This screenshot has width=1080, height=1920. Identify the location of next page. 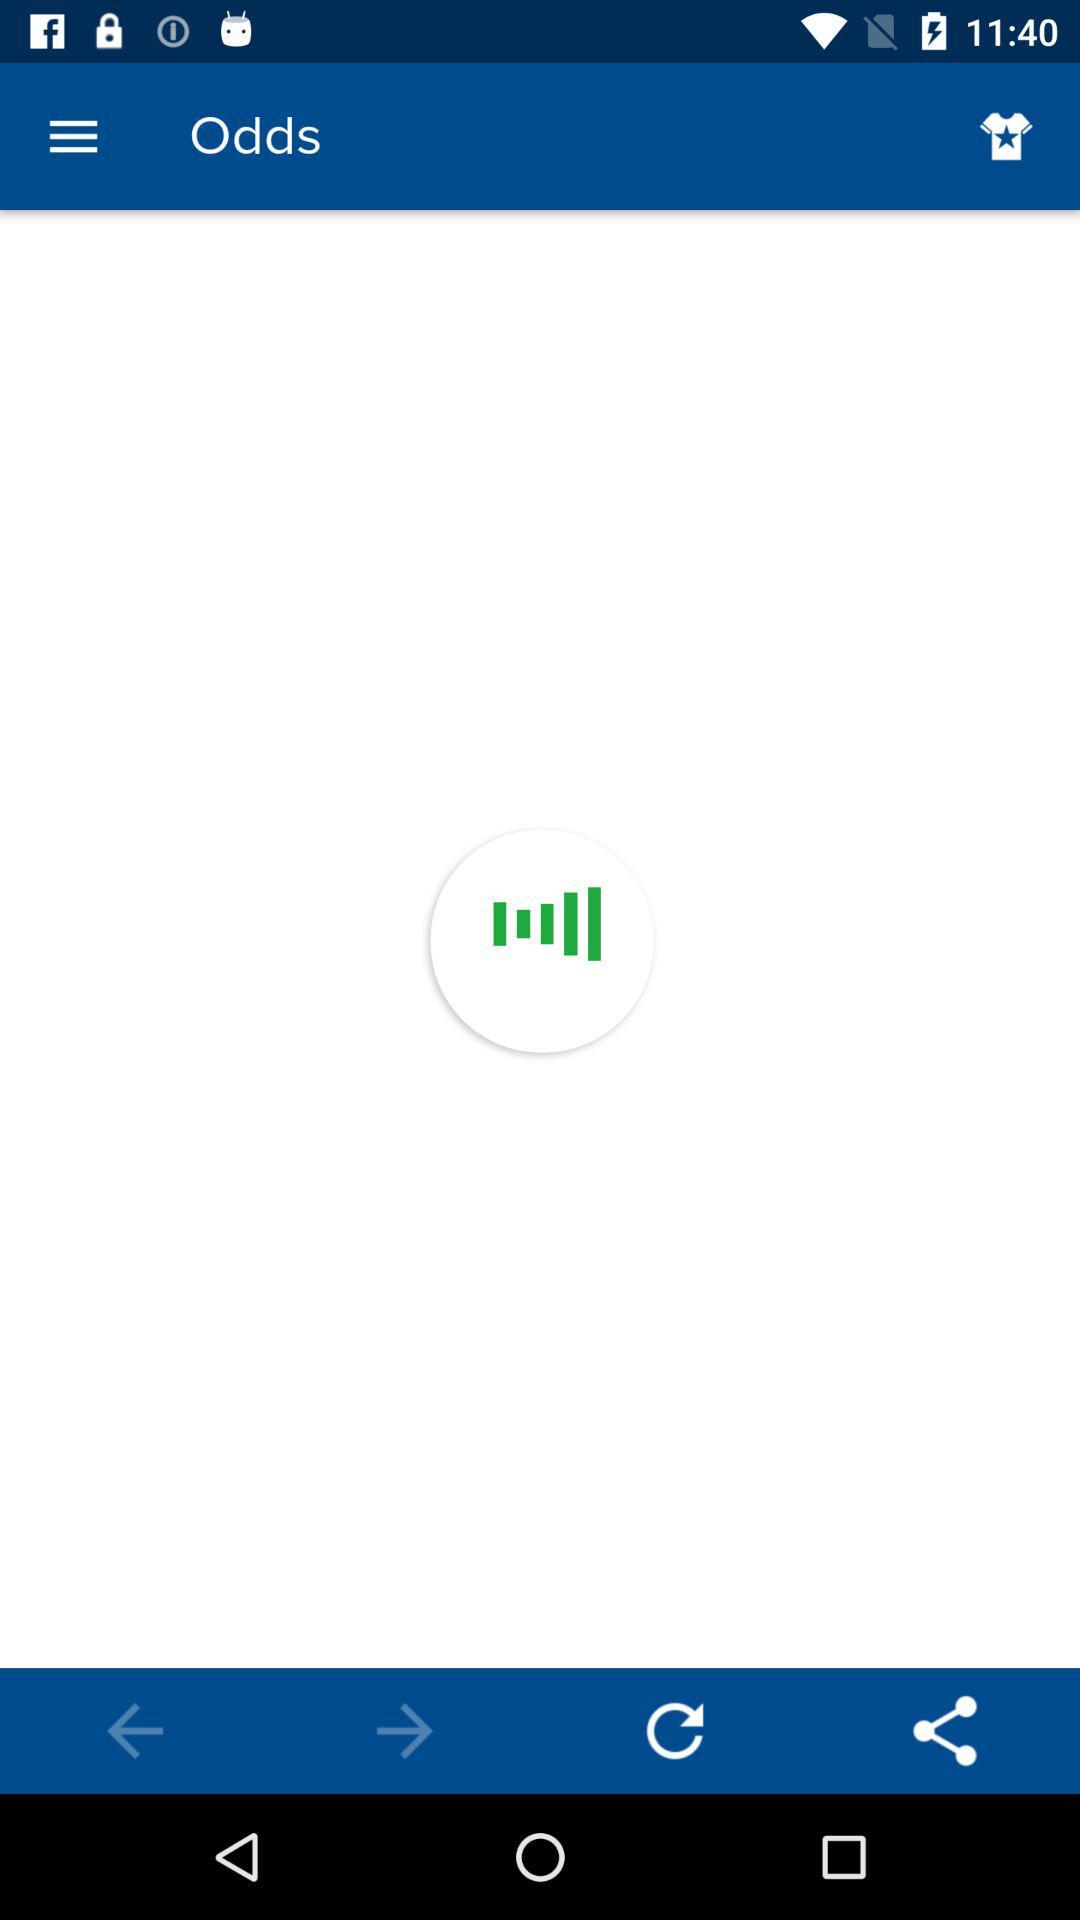
(405, 1730).